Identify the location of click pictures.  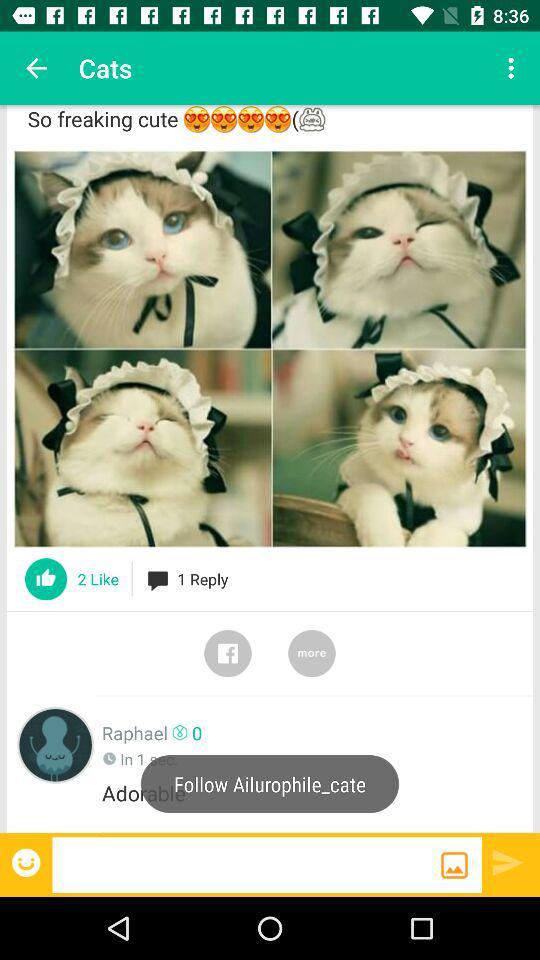
(270, 349).